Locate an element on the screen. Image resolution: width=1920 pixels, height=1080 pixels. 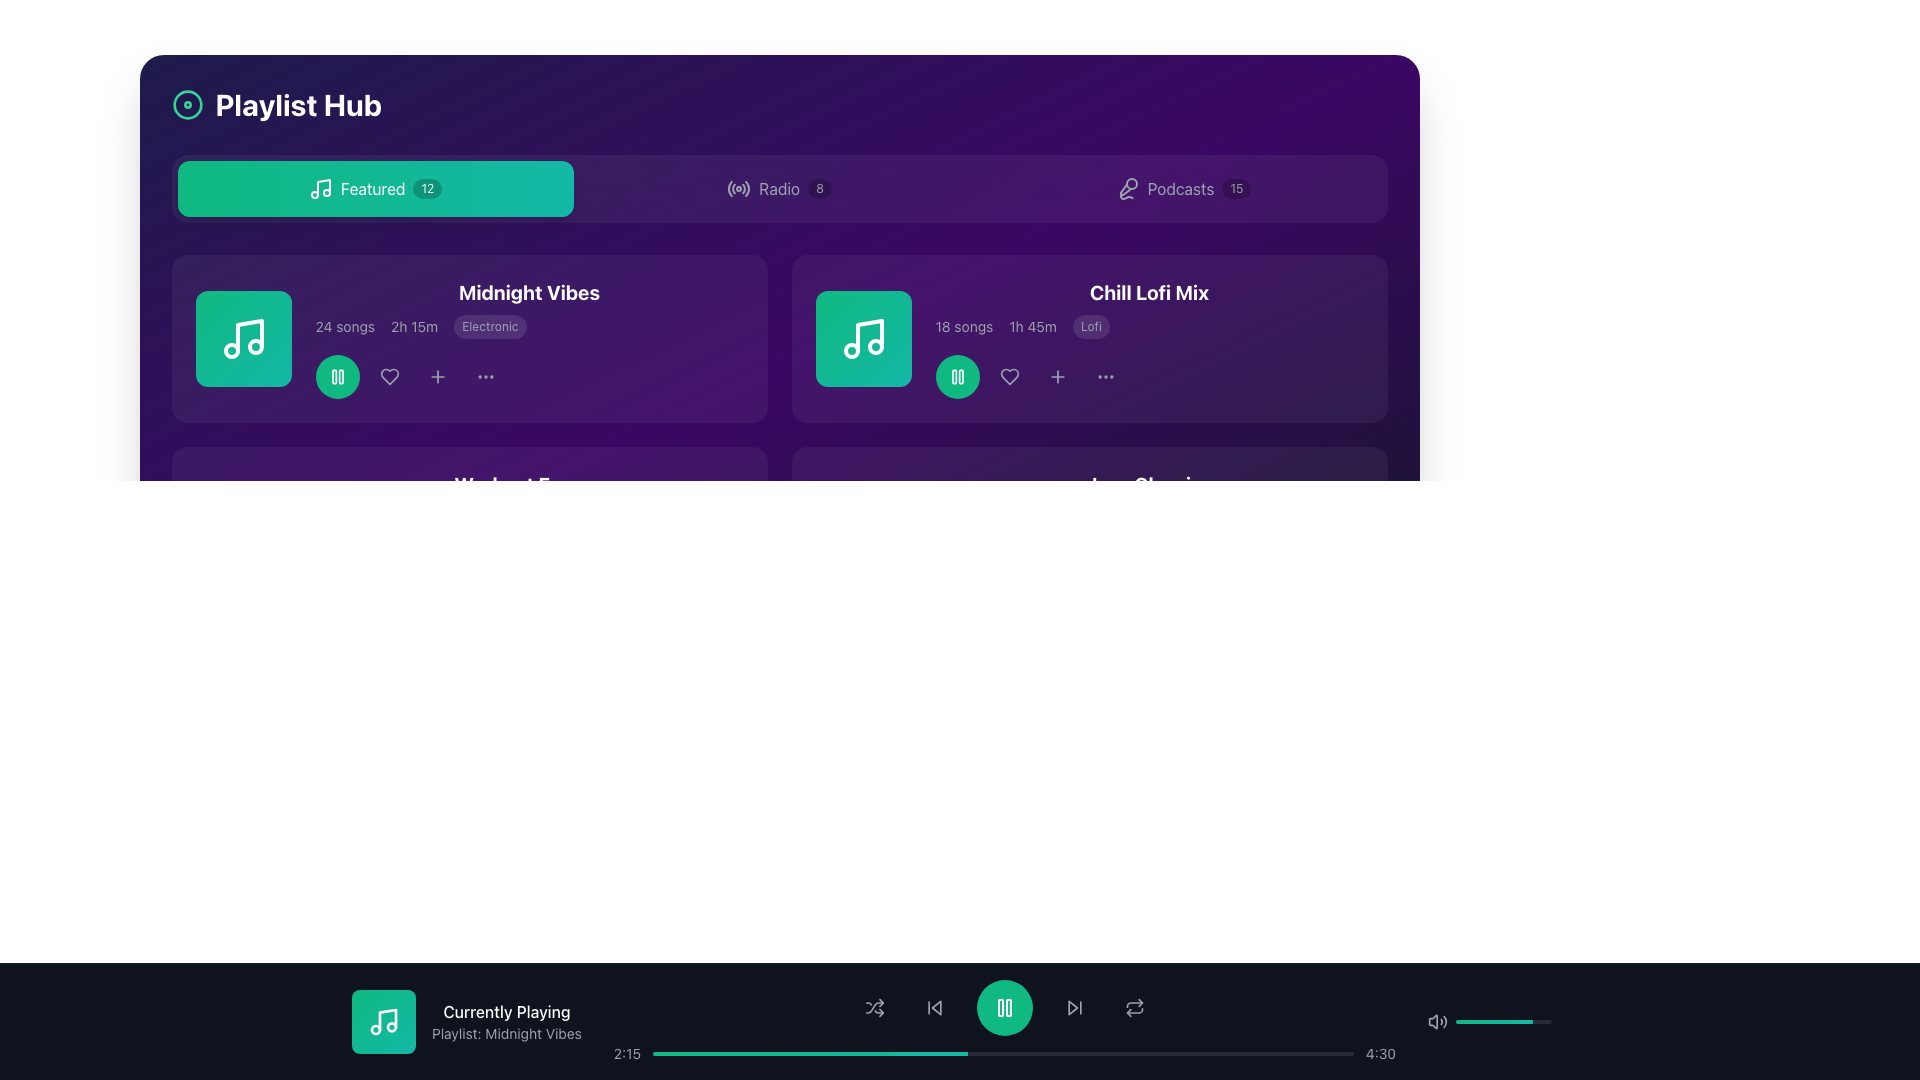
the repeat action button, which is an icon with arrows forming a loop, located on the right side of the bottom control bar is located at coordinates (1134, 1007).